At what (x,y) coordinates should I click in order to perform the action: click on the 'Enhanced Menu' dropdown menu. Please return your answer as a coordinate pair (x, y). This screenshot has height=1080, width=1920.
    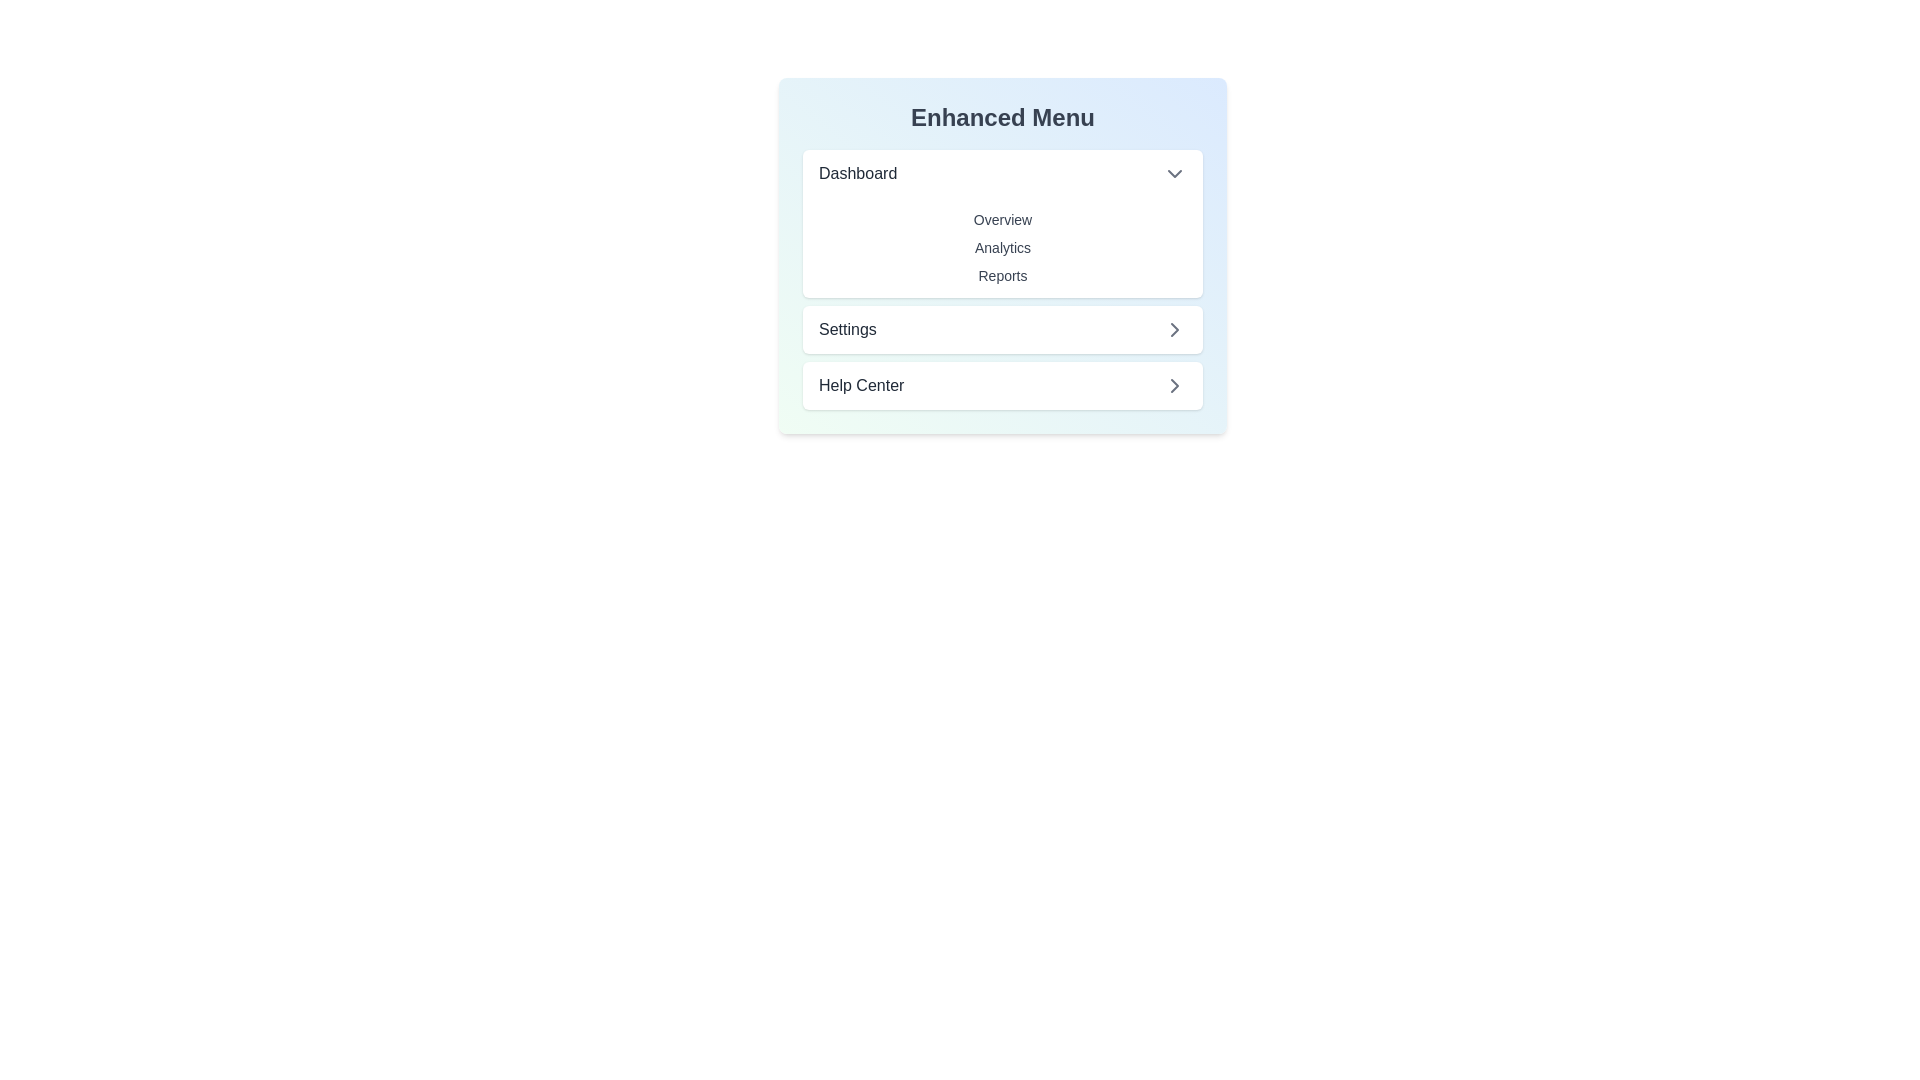
    Looking at the image, I should click on (1003, 254).